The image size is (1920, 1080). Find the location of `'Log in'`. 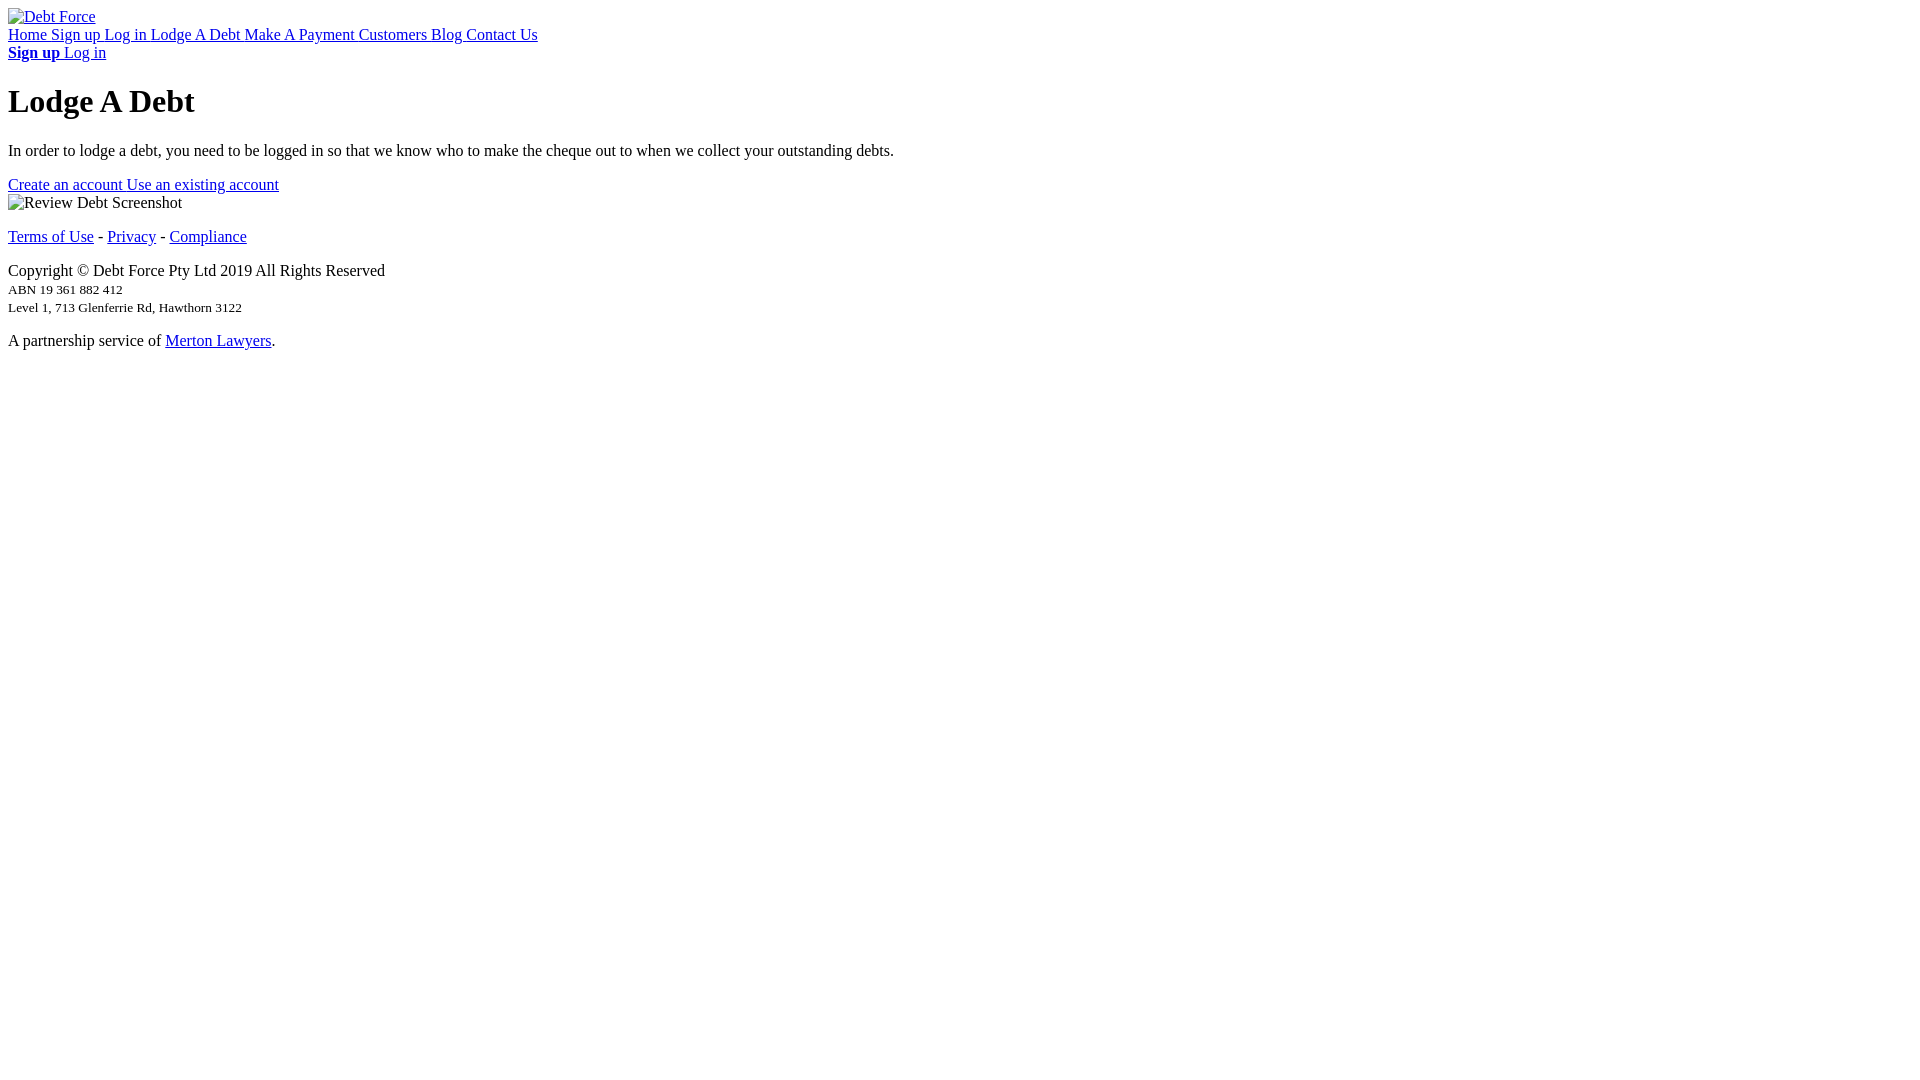

'Log in' is located at coordinates (84, 51).